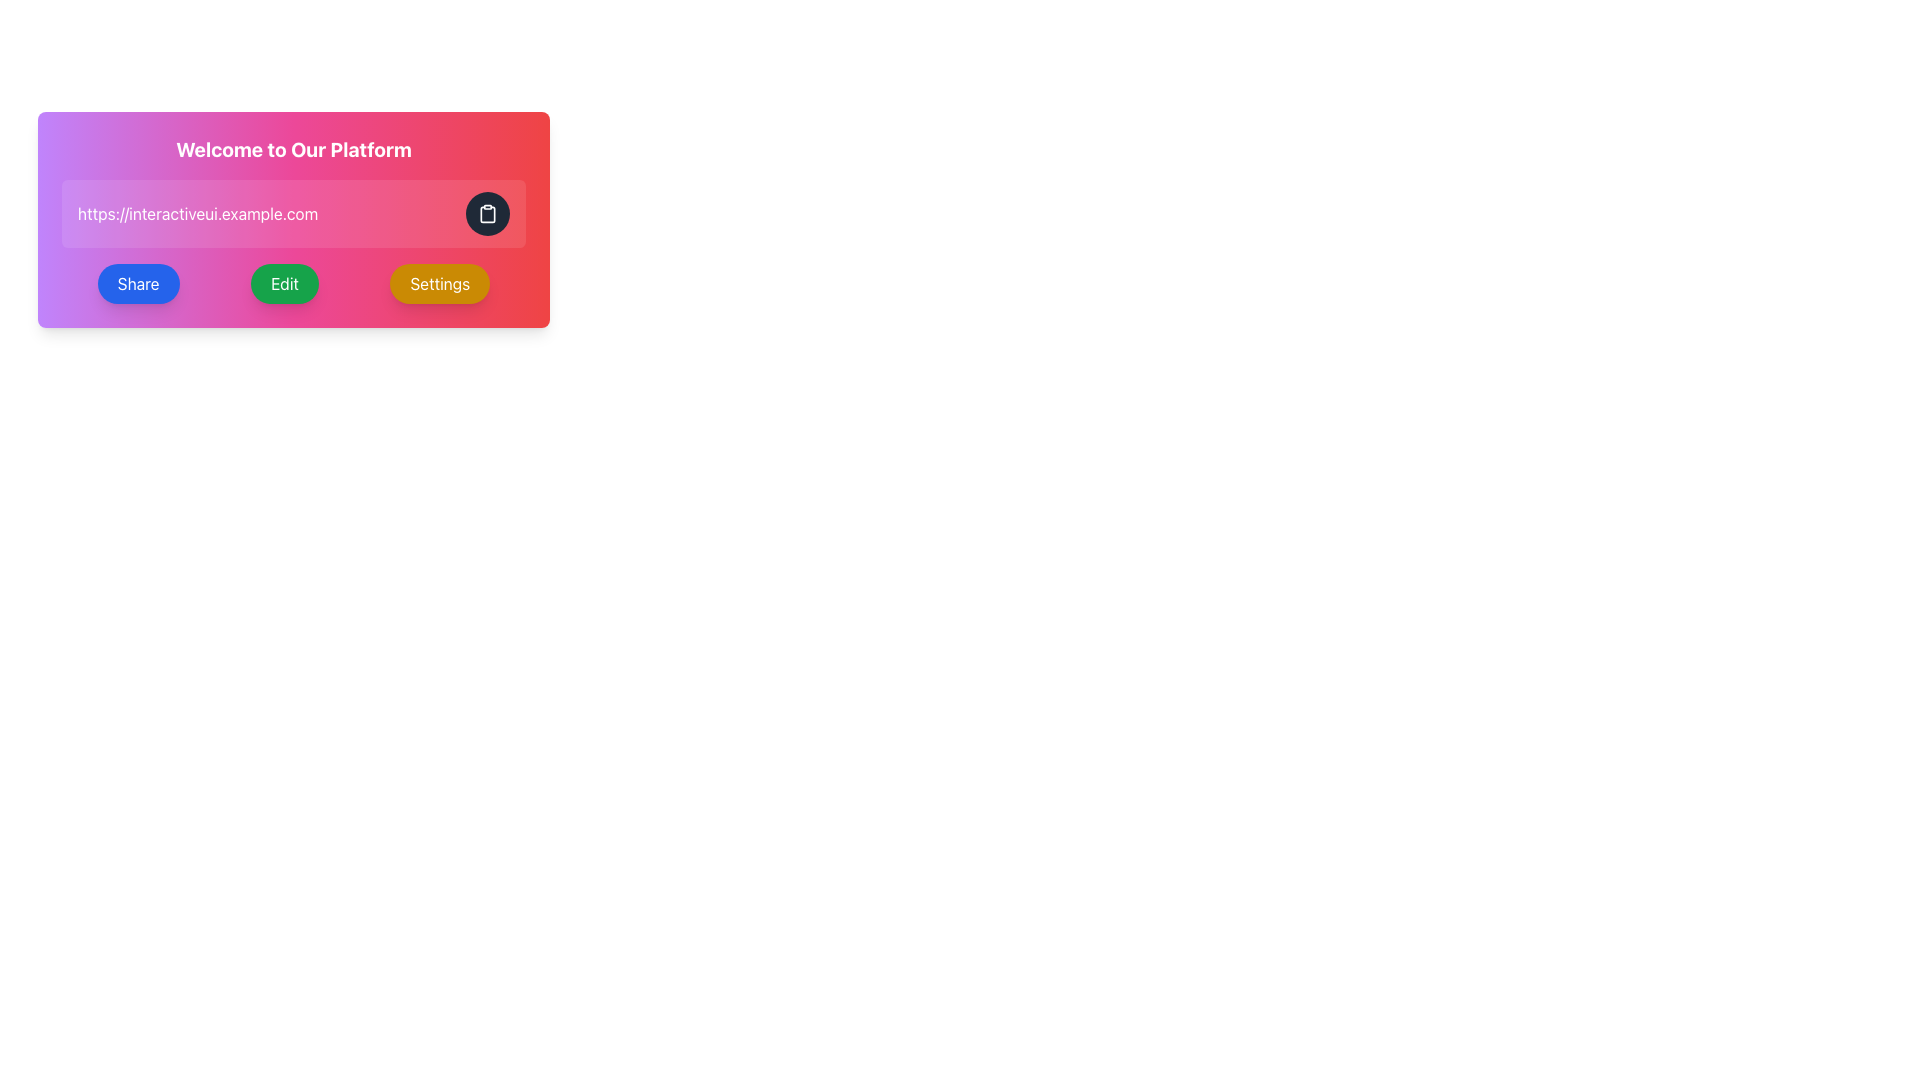  I want to click on the clipboard SVG icon located, so click(488, 213).